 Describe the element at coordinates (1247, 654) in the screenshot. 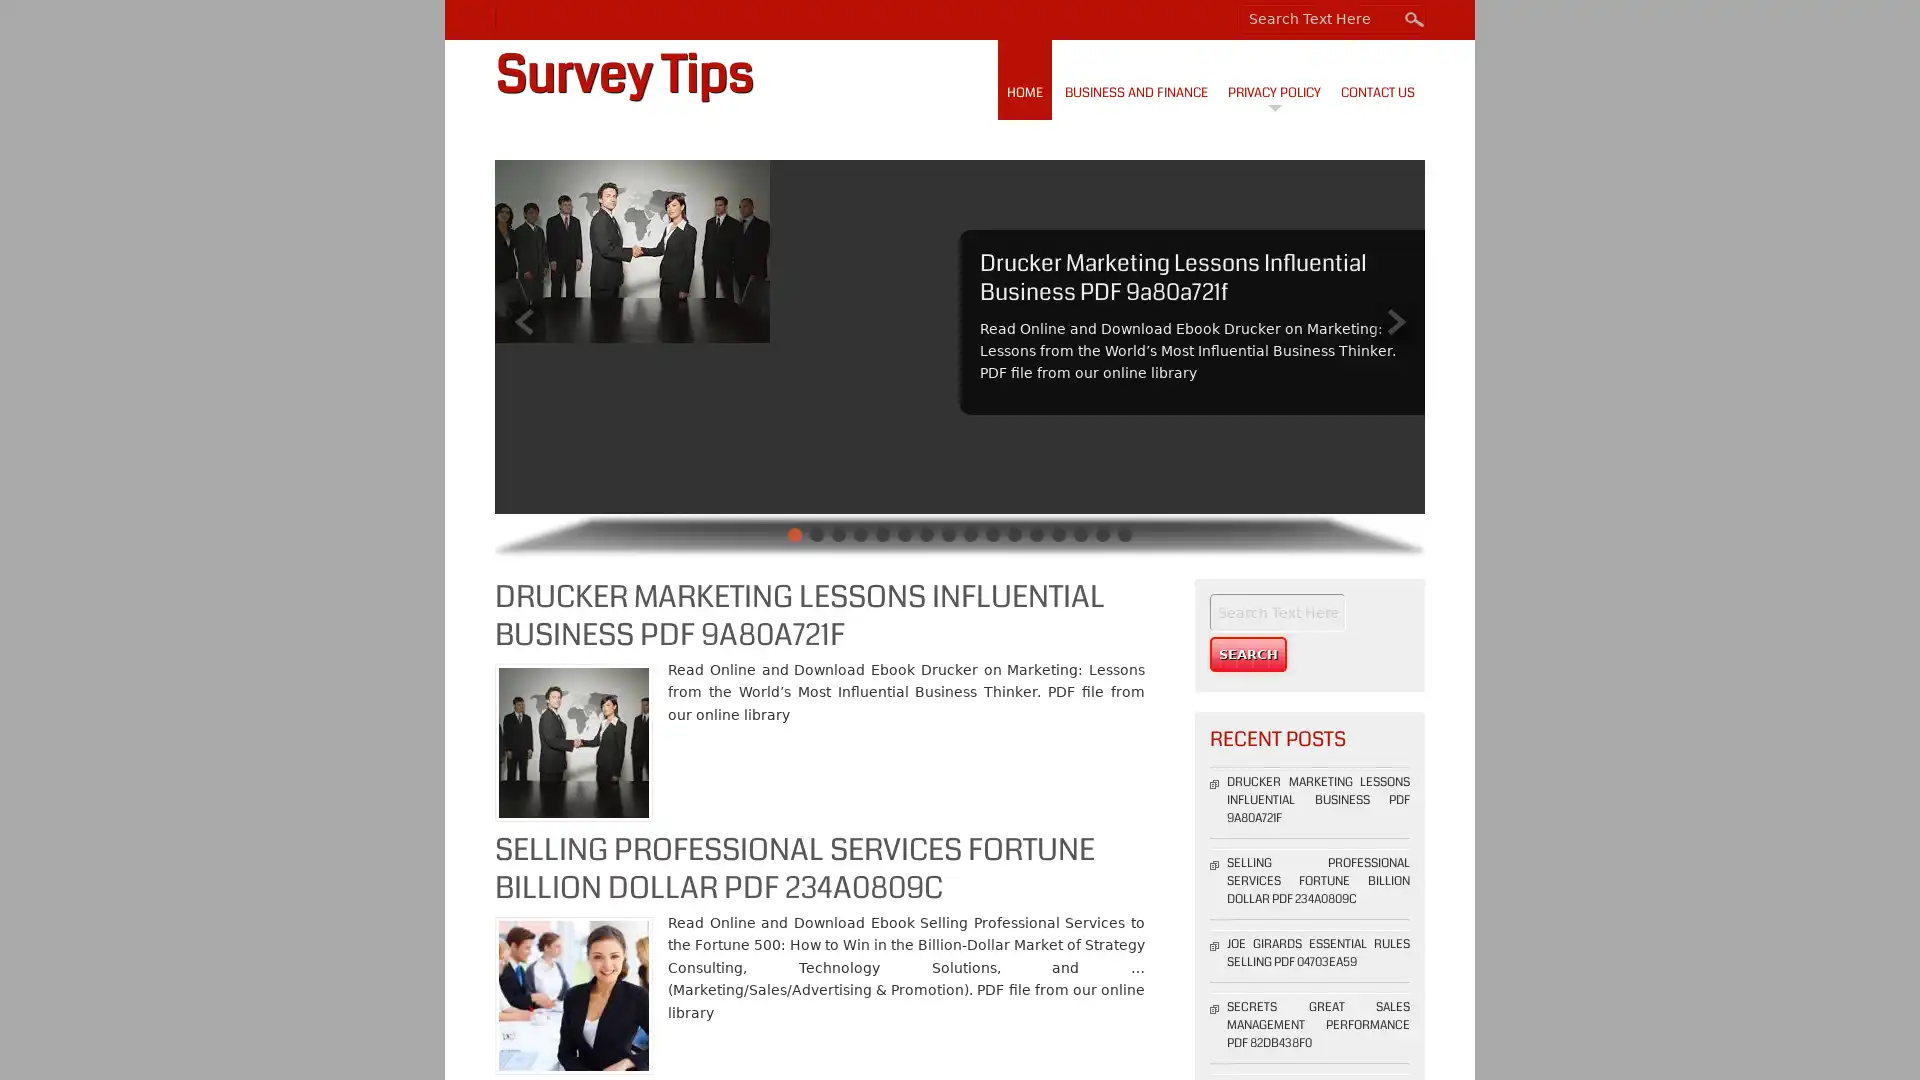

I see `Search` at that location.